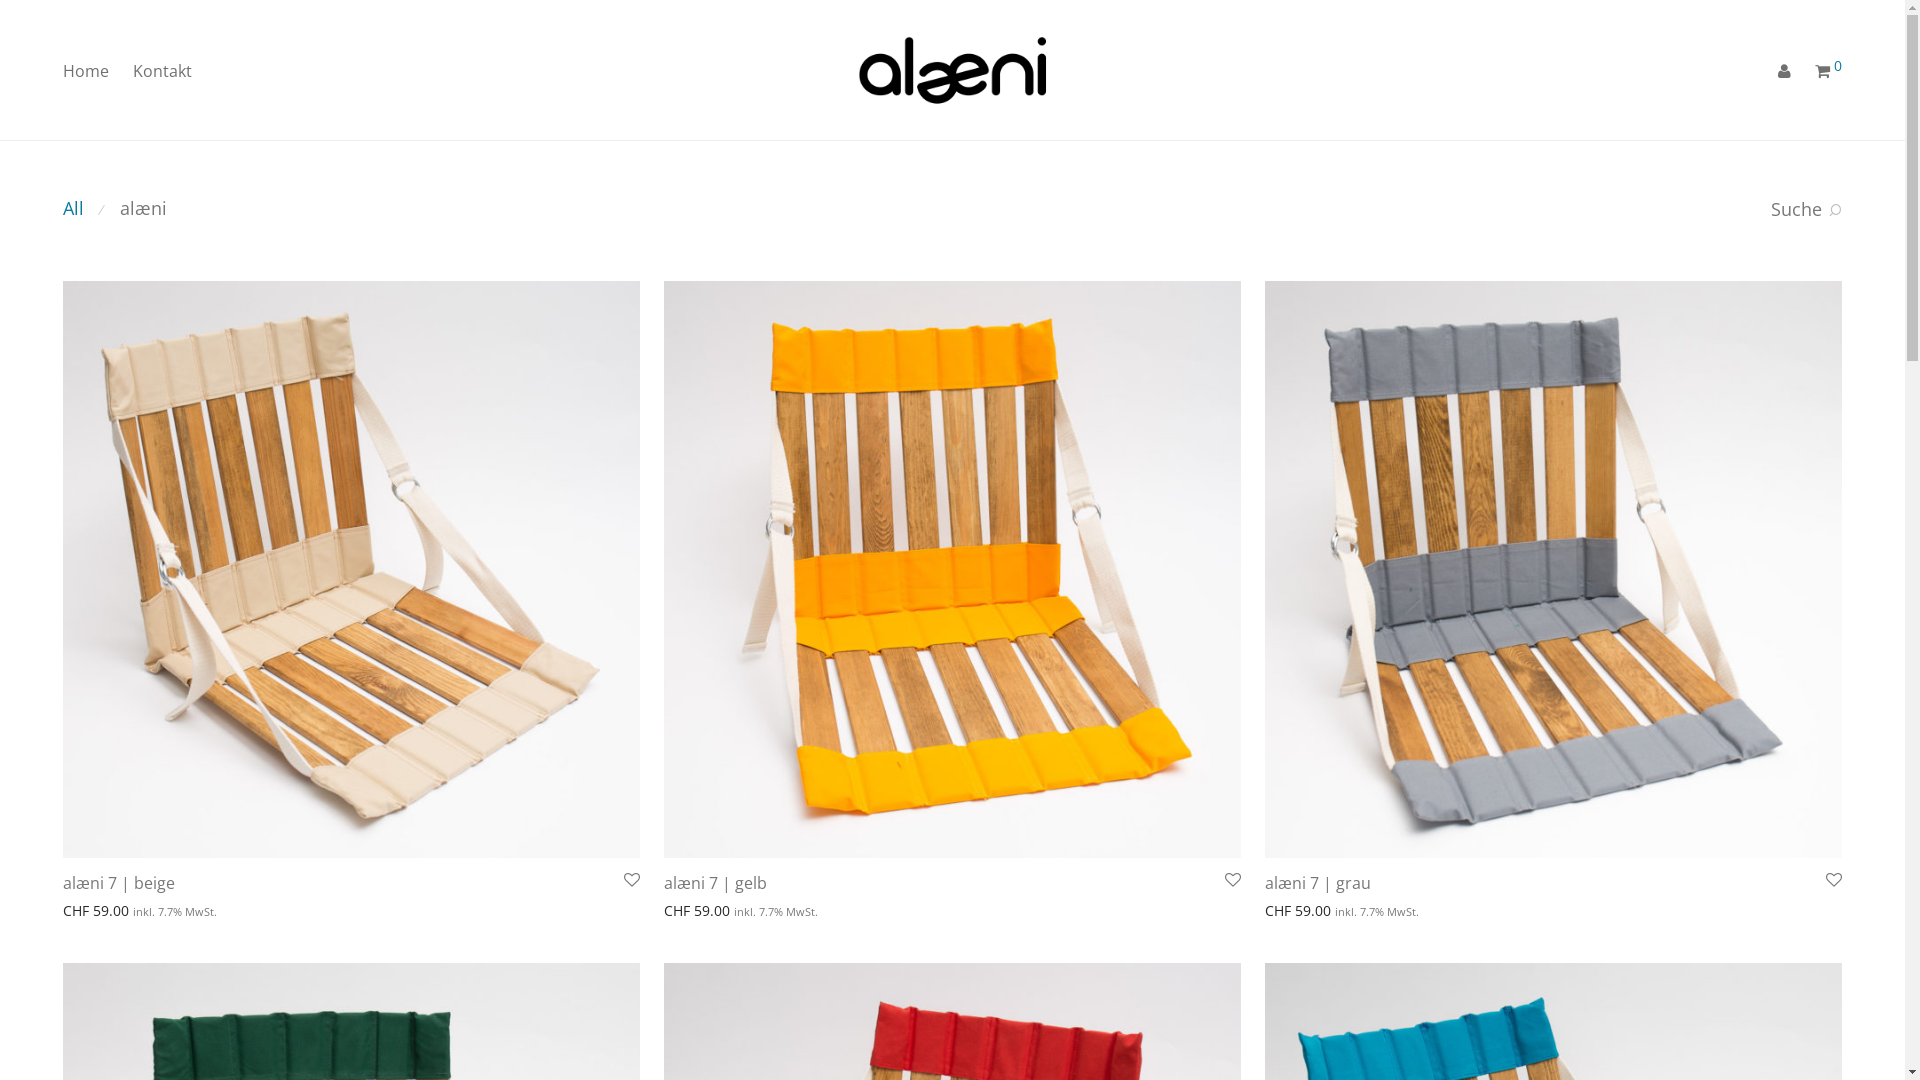 The height and width of the screenshot is (1080, 1920). What do you see at coordinates (73, 208) in the screenshot?
I see `'All'` at bounding box center [73, 208].